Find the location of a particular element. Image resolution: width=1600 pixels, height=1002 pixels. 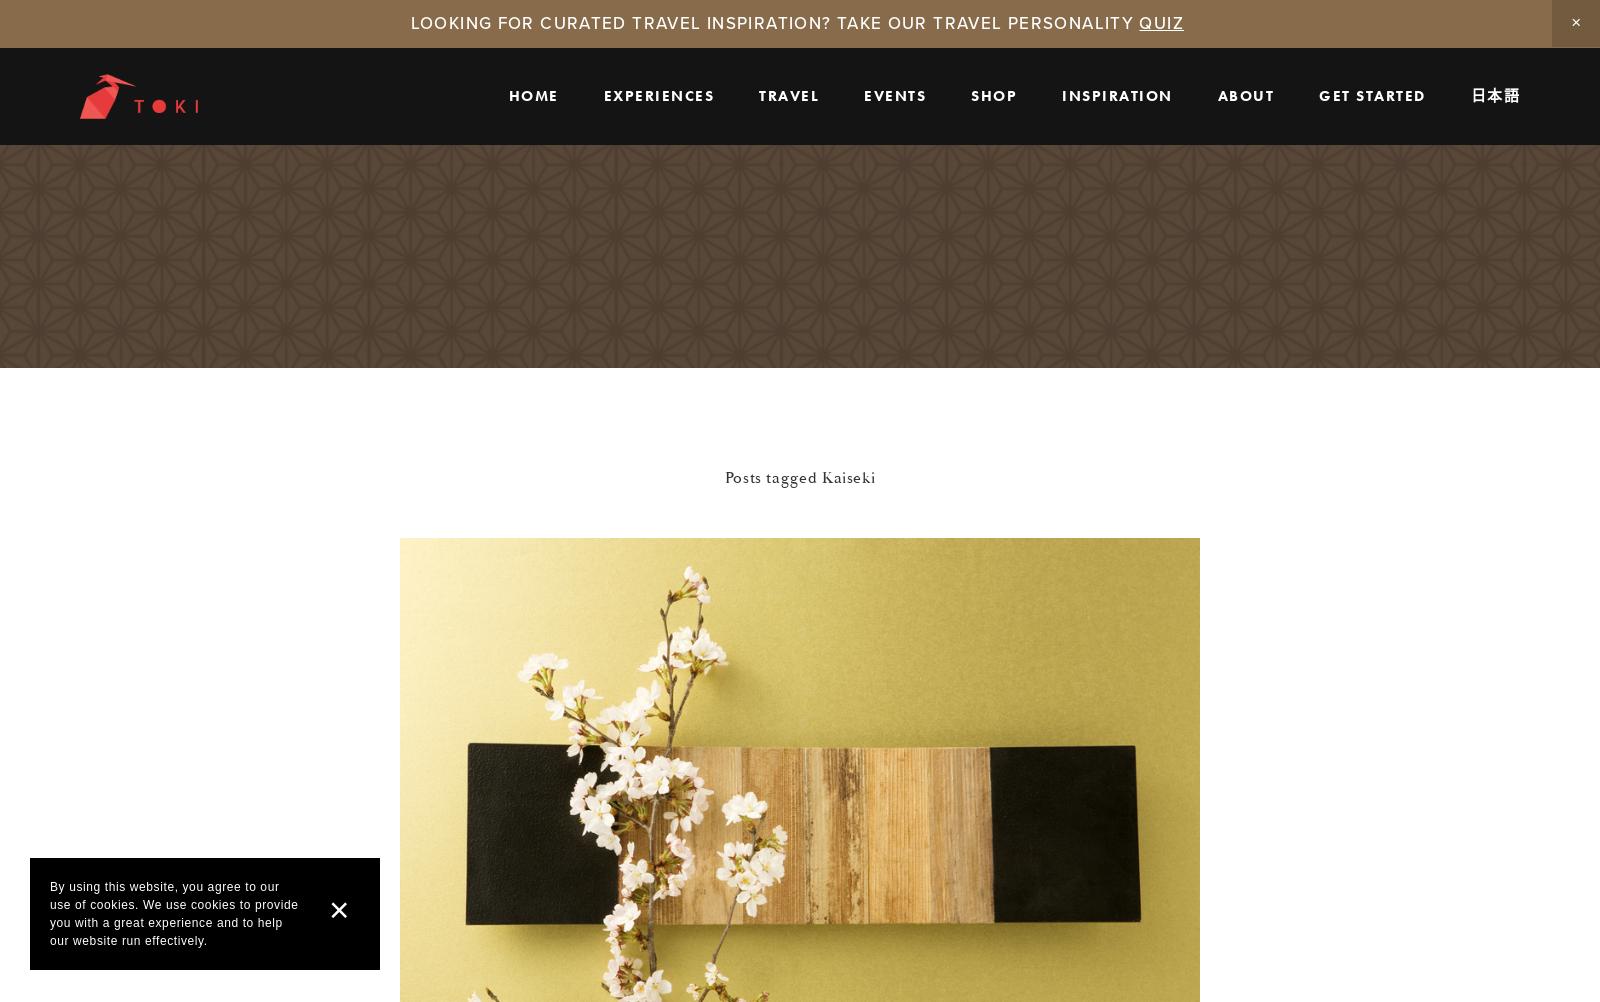

'Home' is located at coordinates (507, 93).